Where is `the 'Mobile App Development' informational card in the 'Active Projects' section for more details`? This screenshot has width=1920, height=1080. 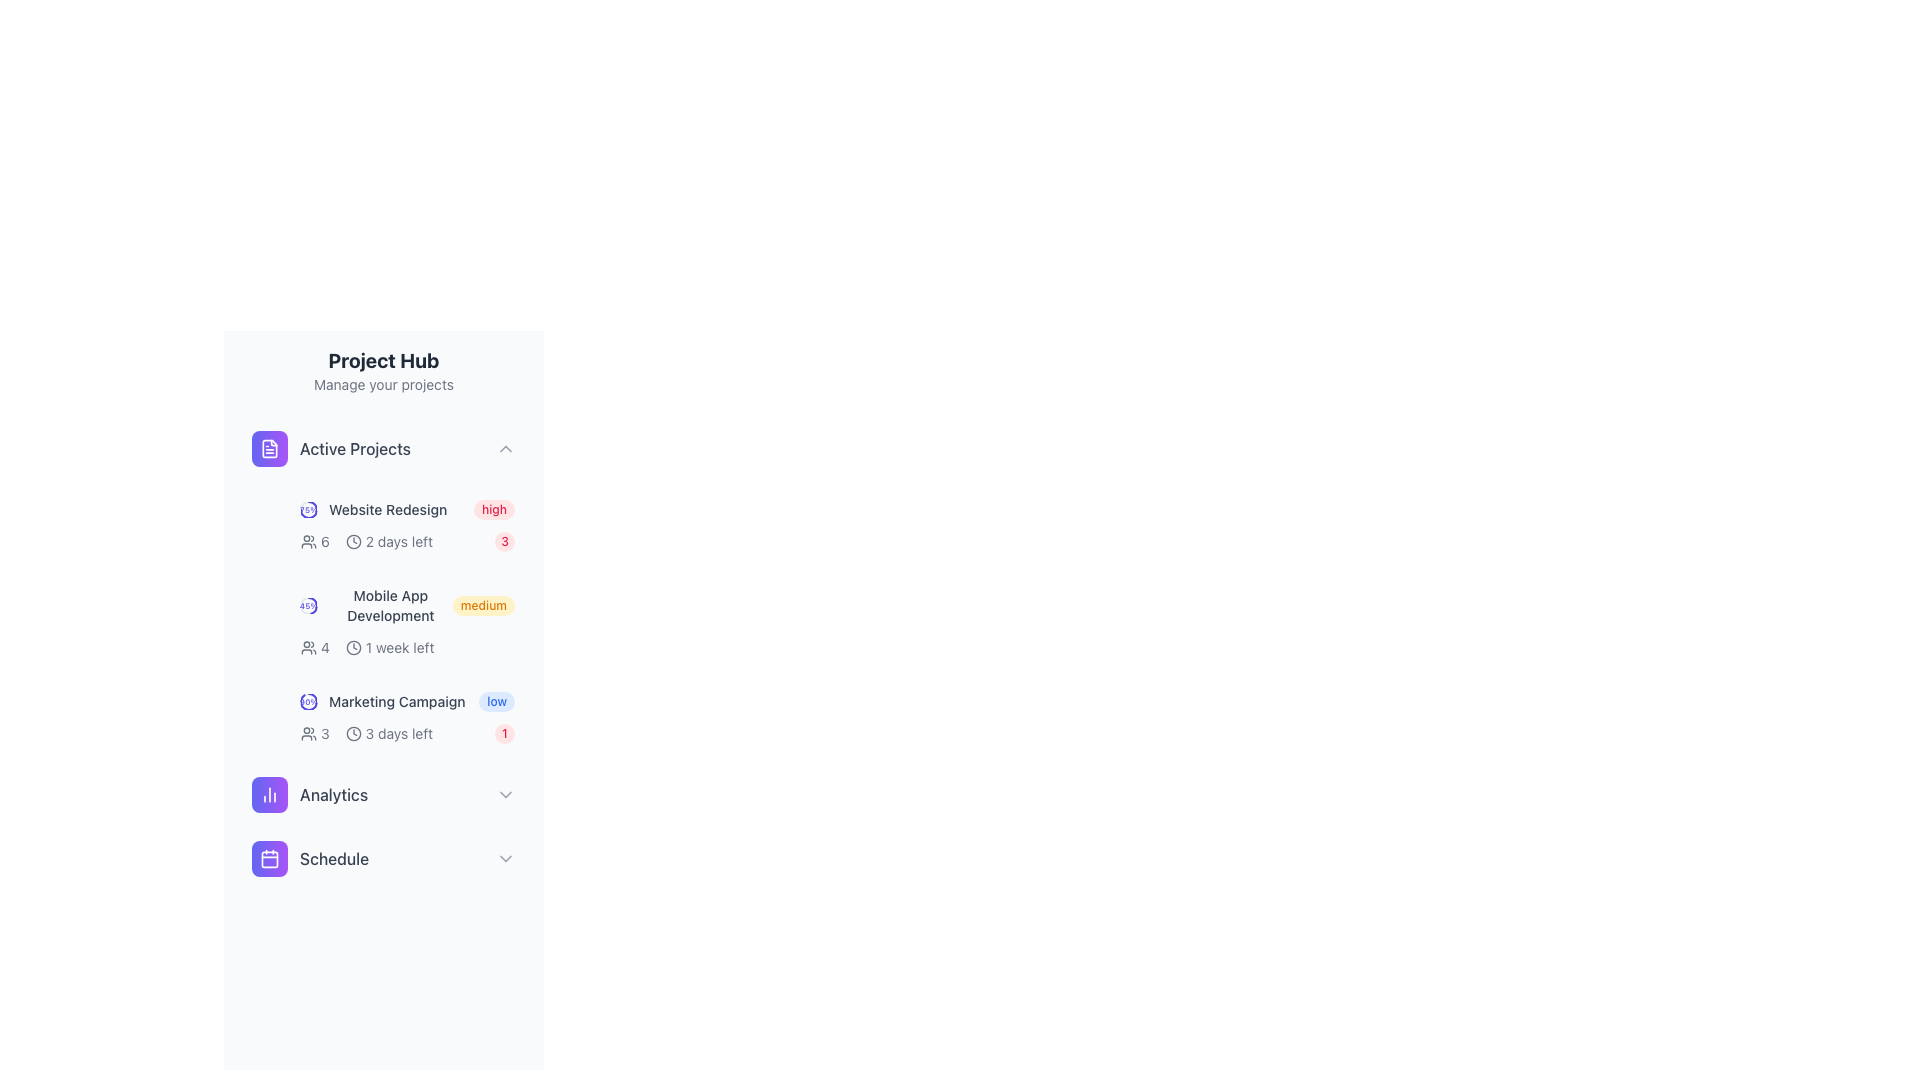
the 'Mobile App Development' informational card in the 'Active Projects' section for more details is located at coordinates (384, 586).